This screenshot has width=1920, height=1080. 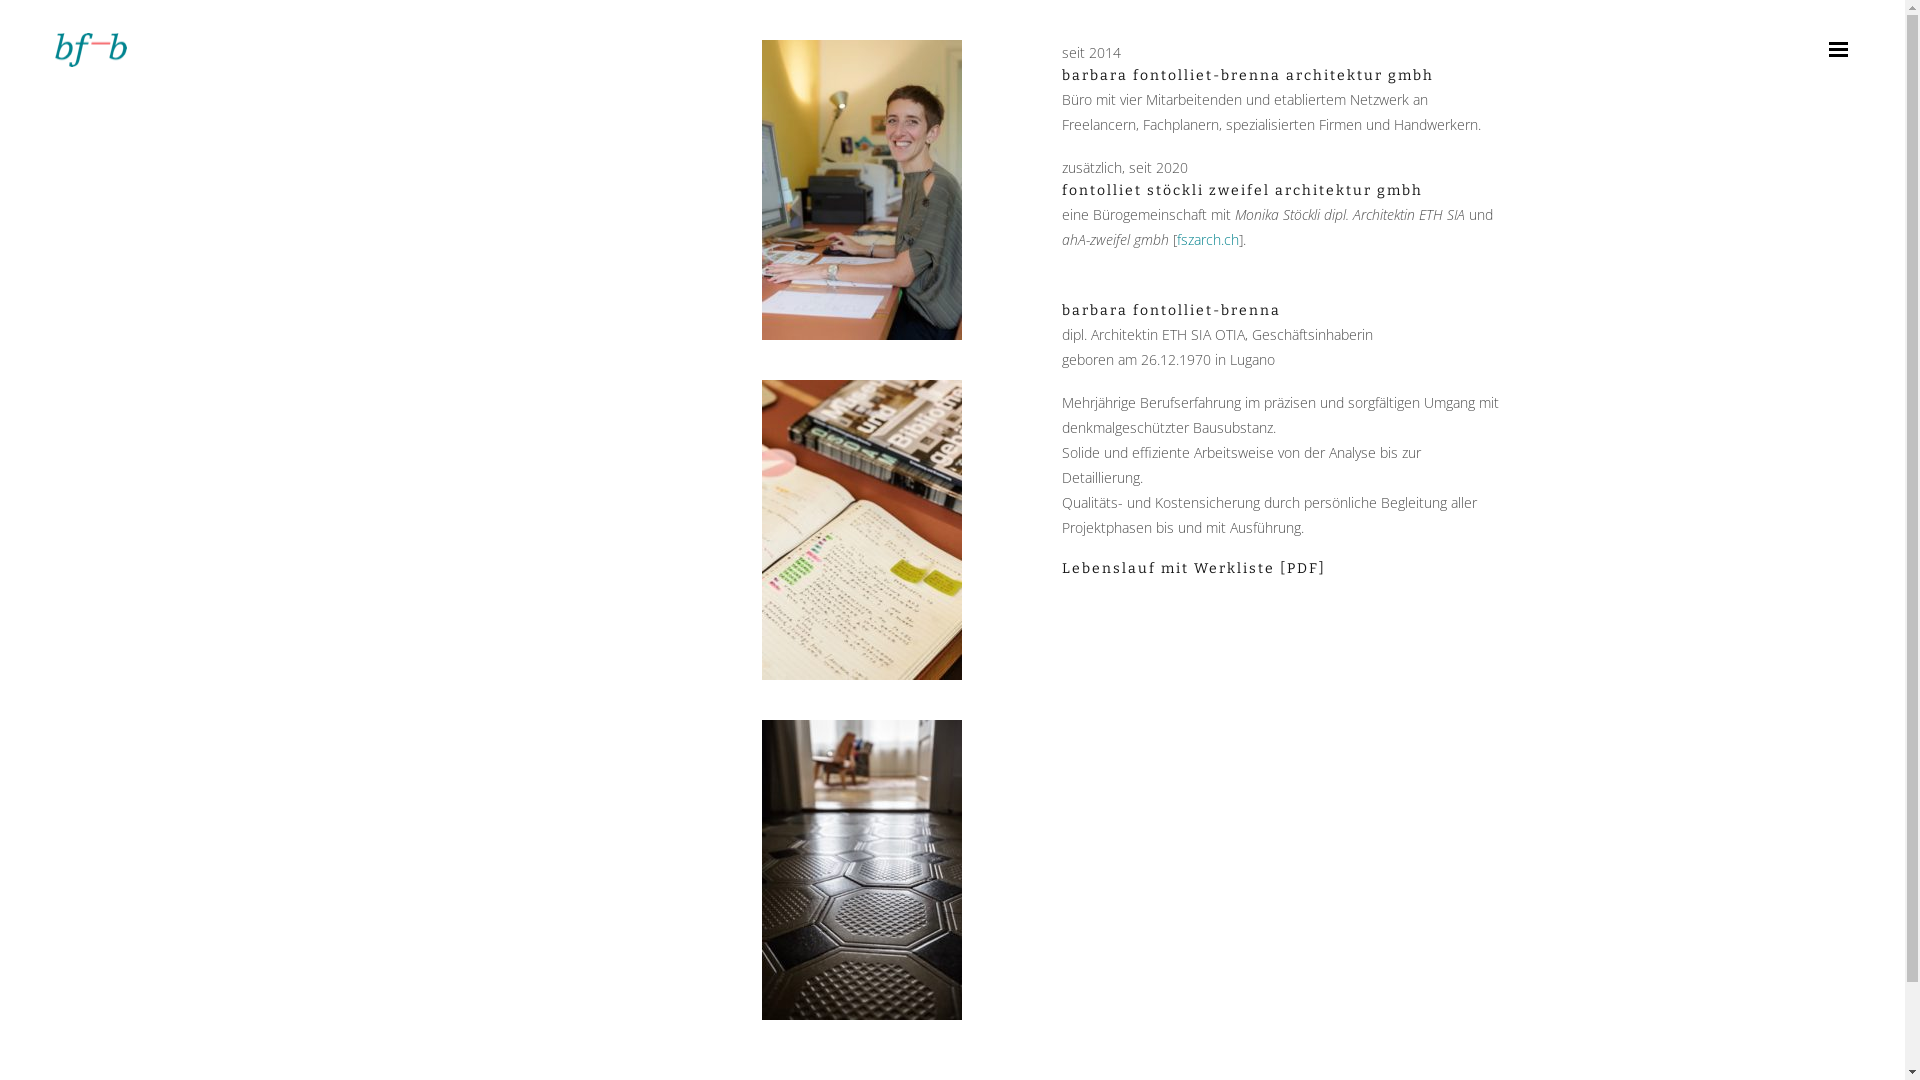 What do you see at coordinates (1207, 238) in the screenshot?
I see `'fszarch.ch'` at bounding box center [1207, 238].